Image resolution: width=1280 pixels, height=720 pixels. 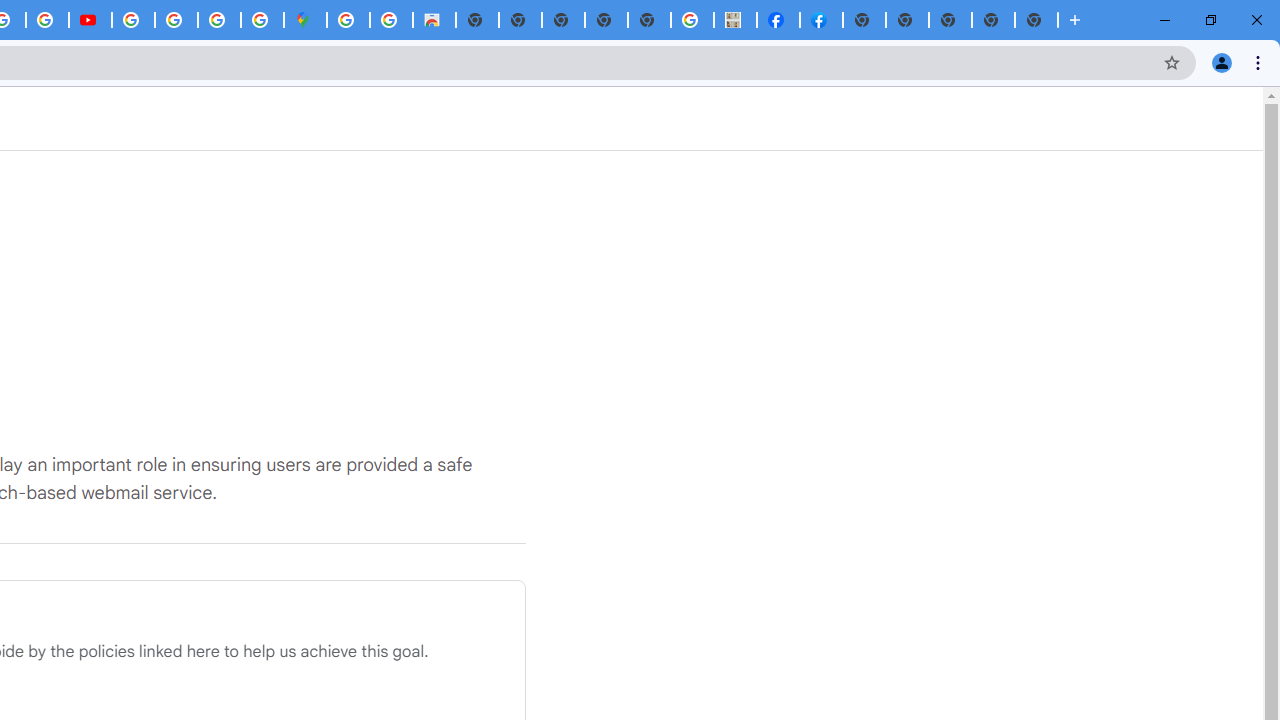 I want to click on 'Miley Cyrus | Facebook', so click(x=777, y=20).